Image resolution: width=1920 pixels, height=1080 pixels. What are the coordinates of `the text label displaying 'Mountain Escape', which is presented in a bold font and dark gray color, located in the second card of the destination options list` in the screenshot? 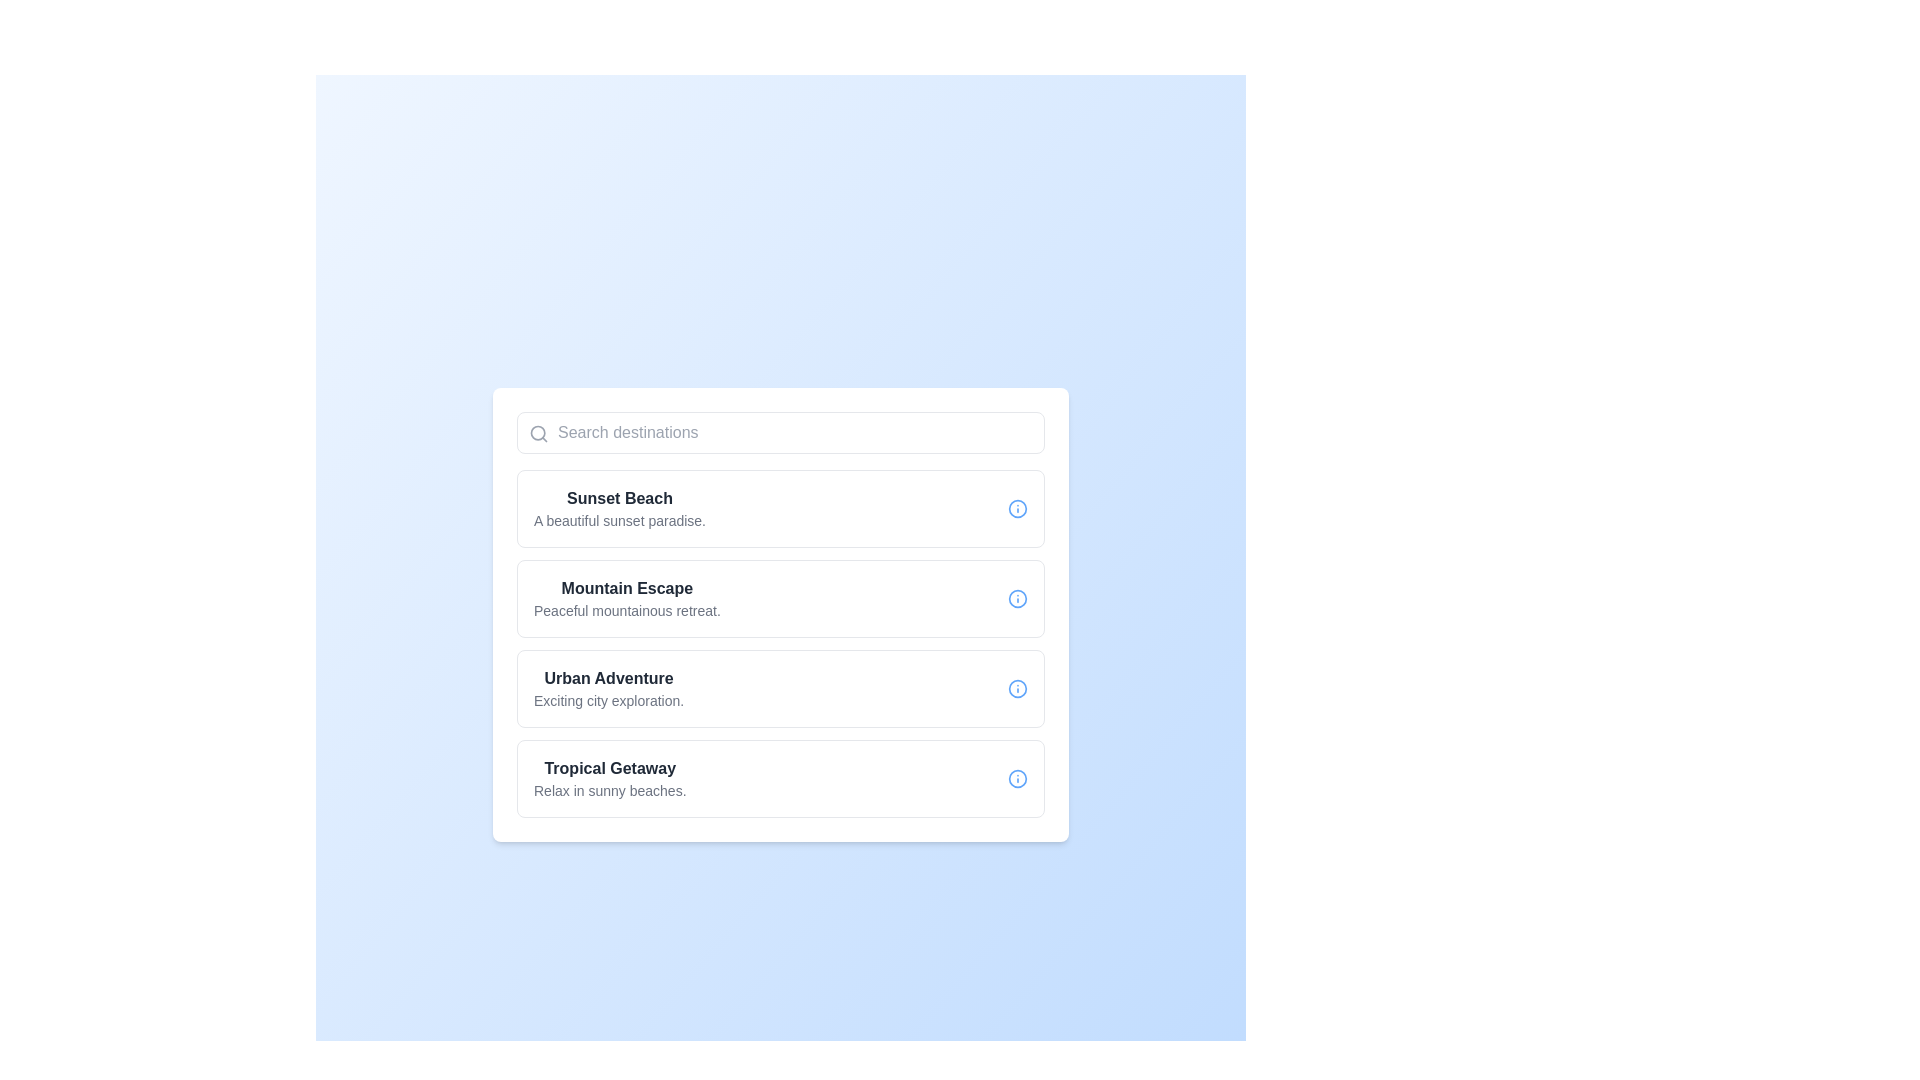 It's located at (626, 588).